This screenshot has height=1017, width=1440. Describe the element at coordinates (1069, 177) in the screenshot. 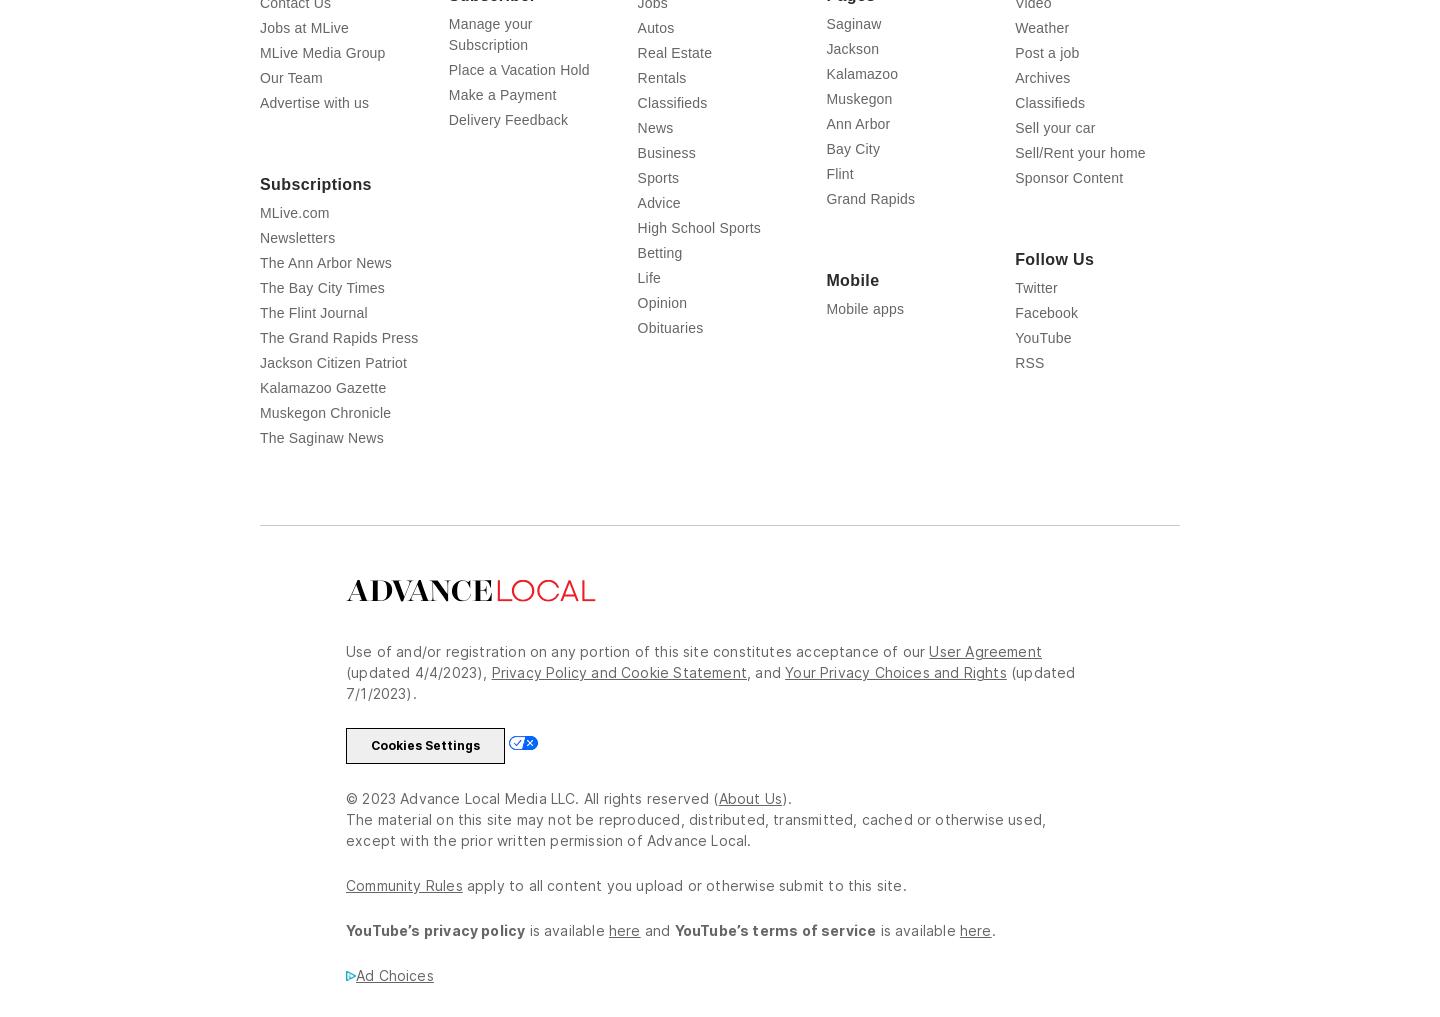

I see `'Sponsor Content'` at that location.